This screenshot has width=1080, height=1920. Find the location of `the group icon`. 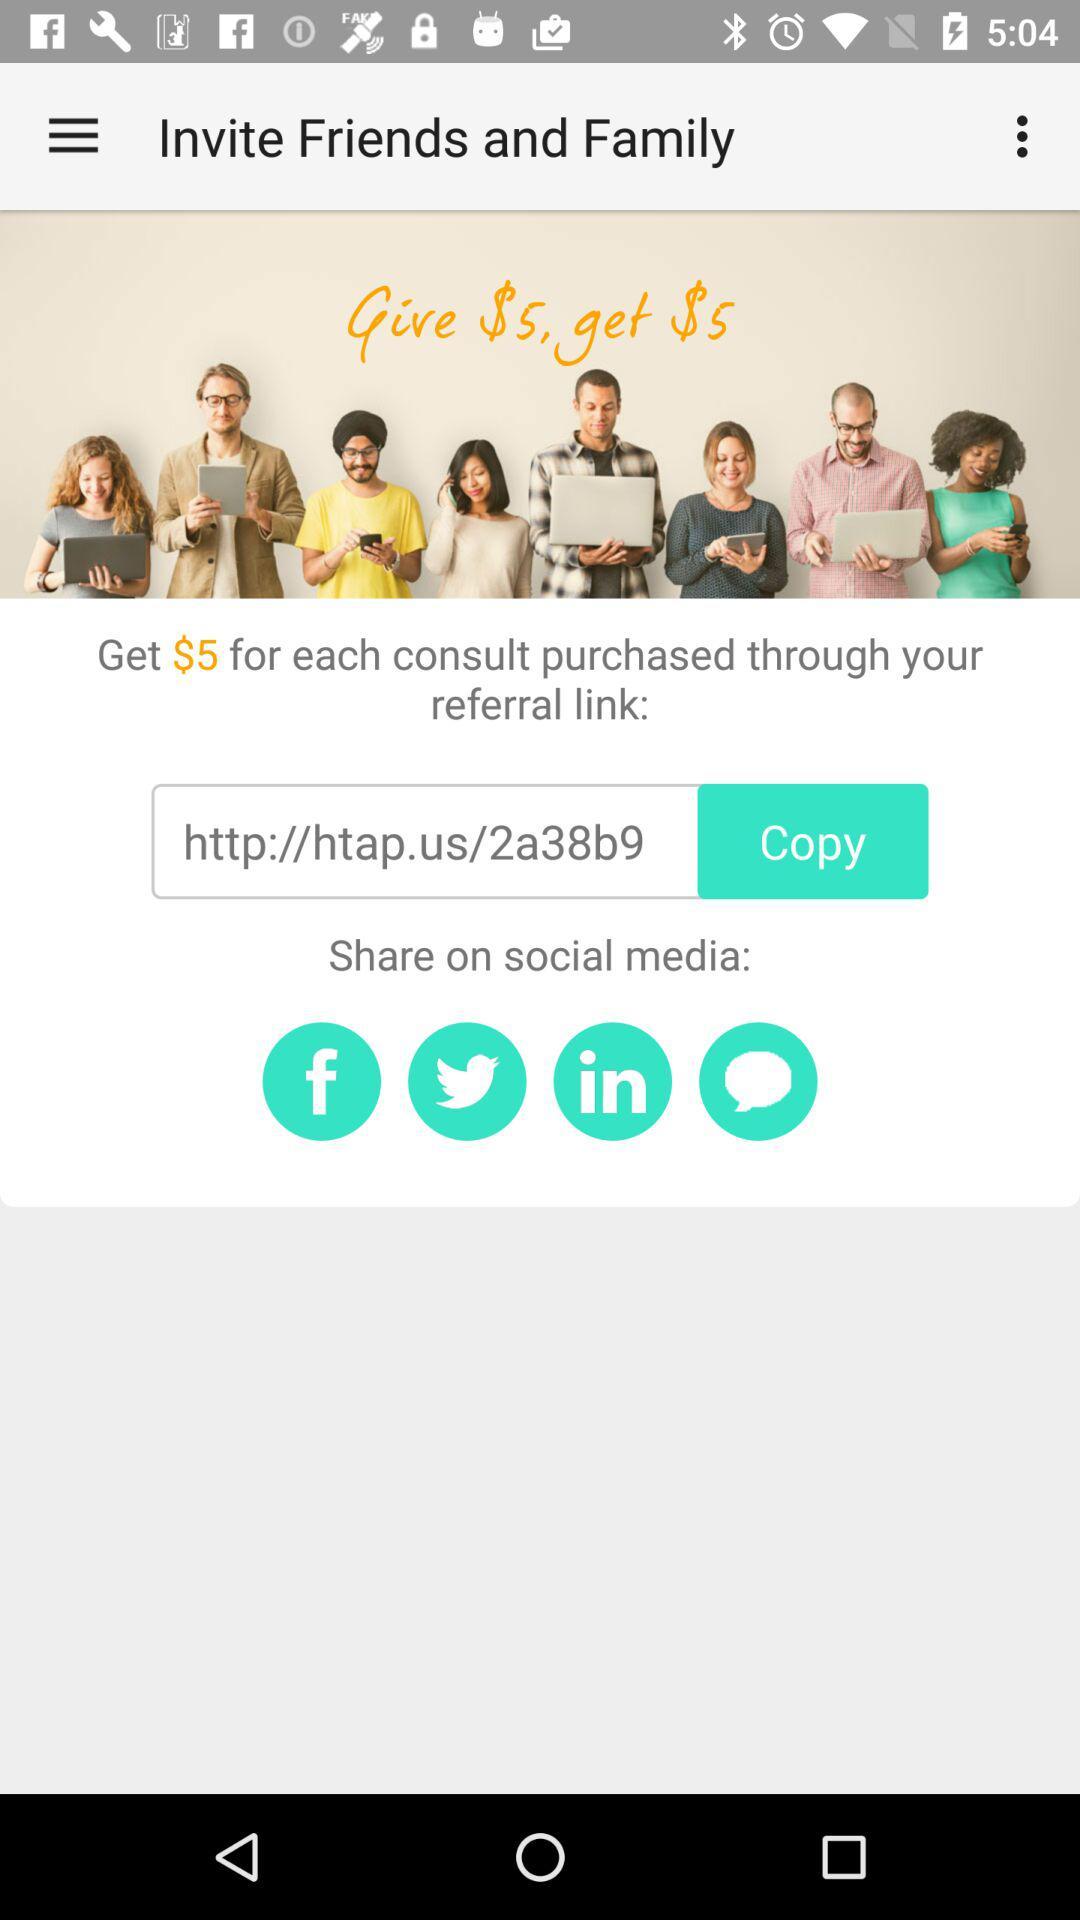

the group icon is located at coordinates (611, 1080).